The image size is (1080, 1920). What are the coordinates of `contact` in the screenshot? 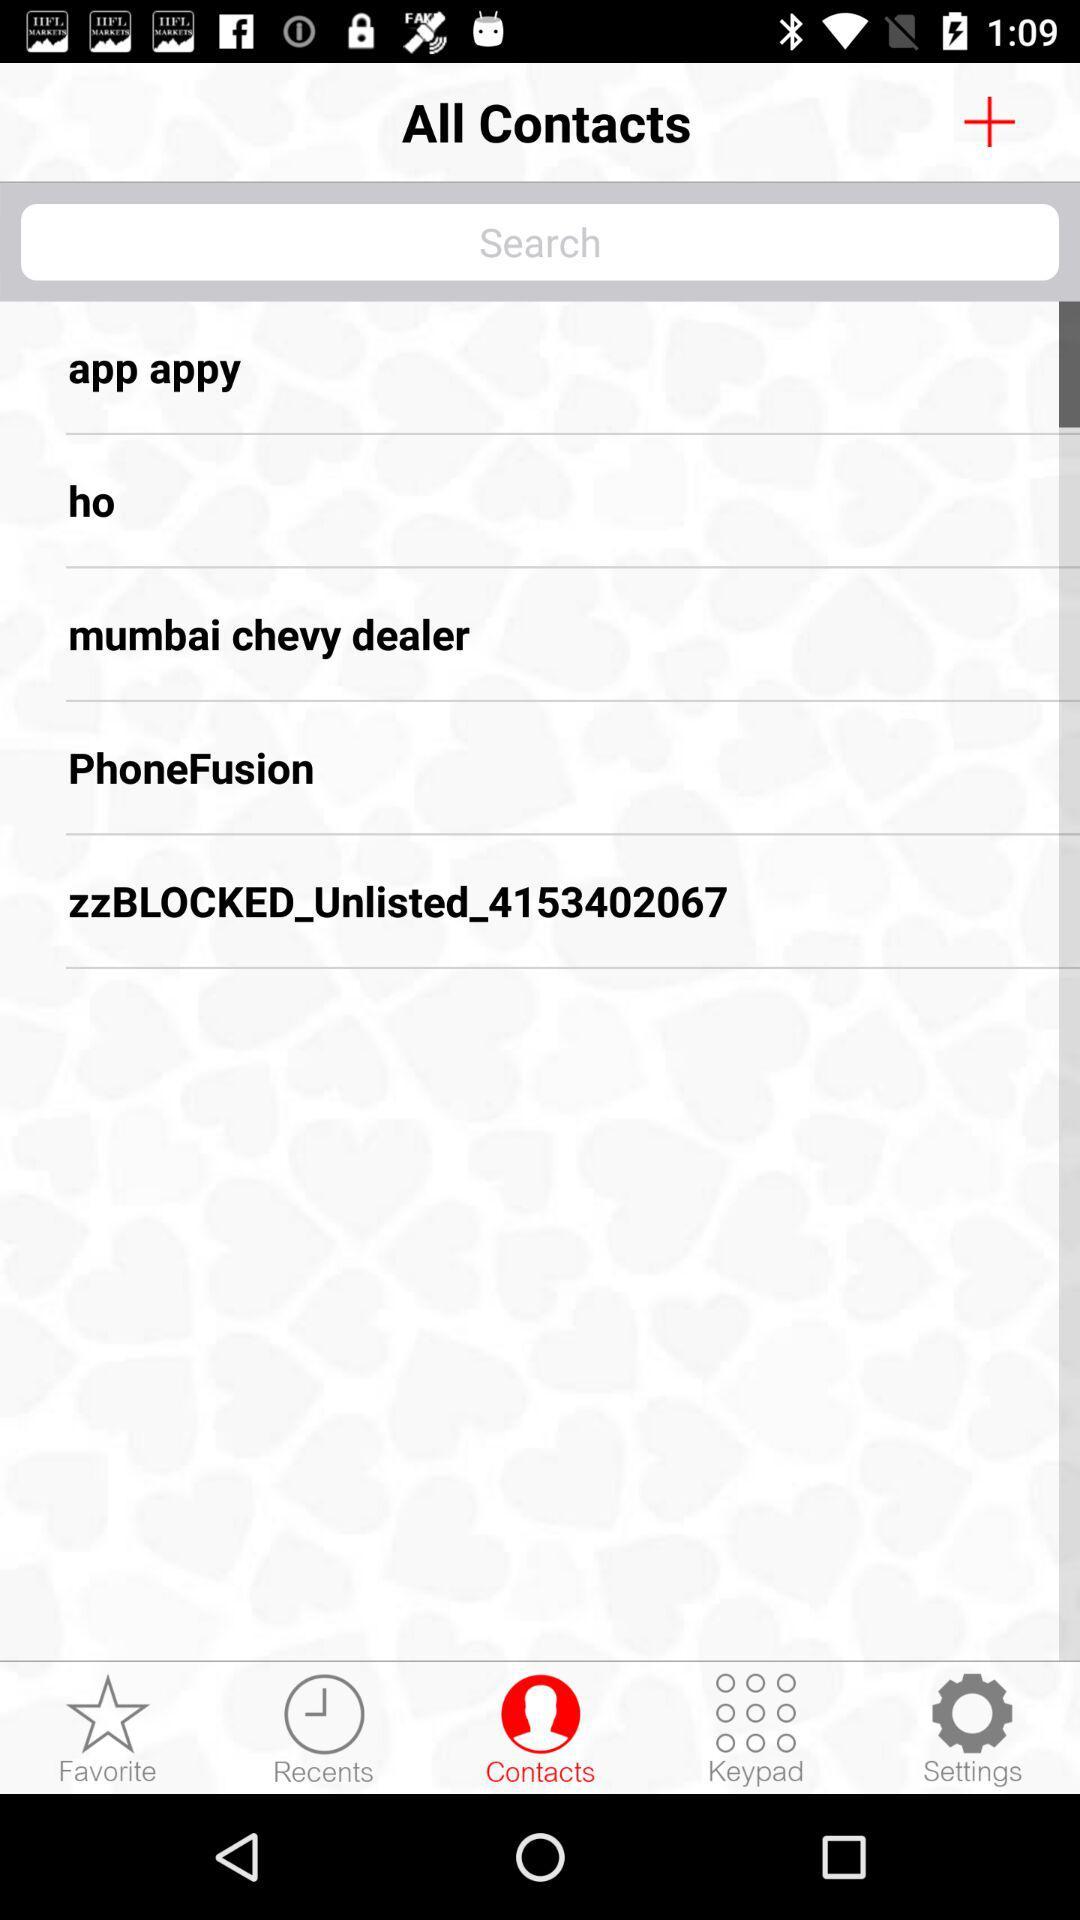 It's located at (540, 1728).